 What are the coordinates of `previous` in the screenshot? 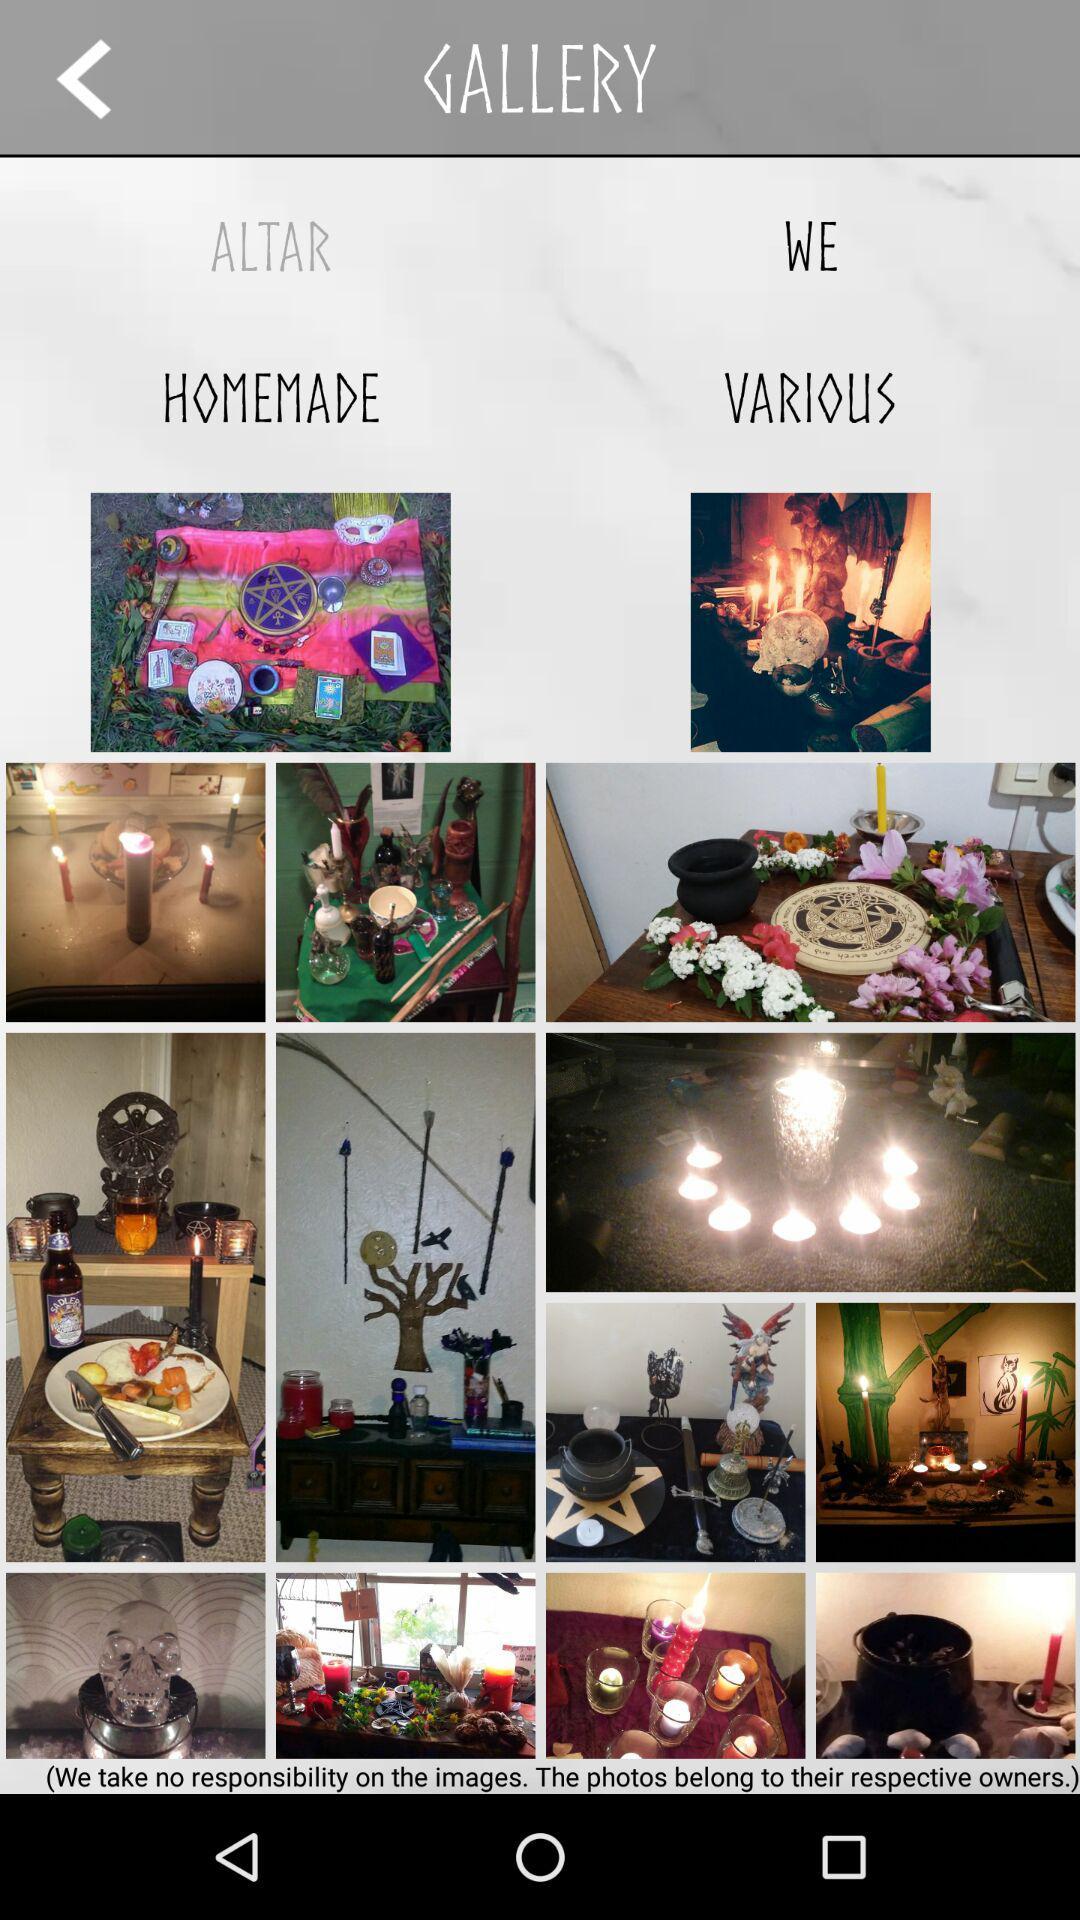 It's located at (102, 78).